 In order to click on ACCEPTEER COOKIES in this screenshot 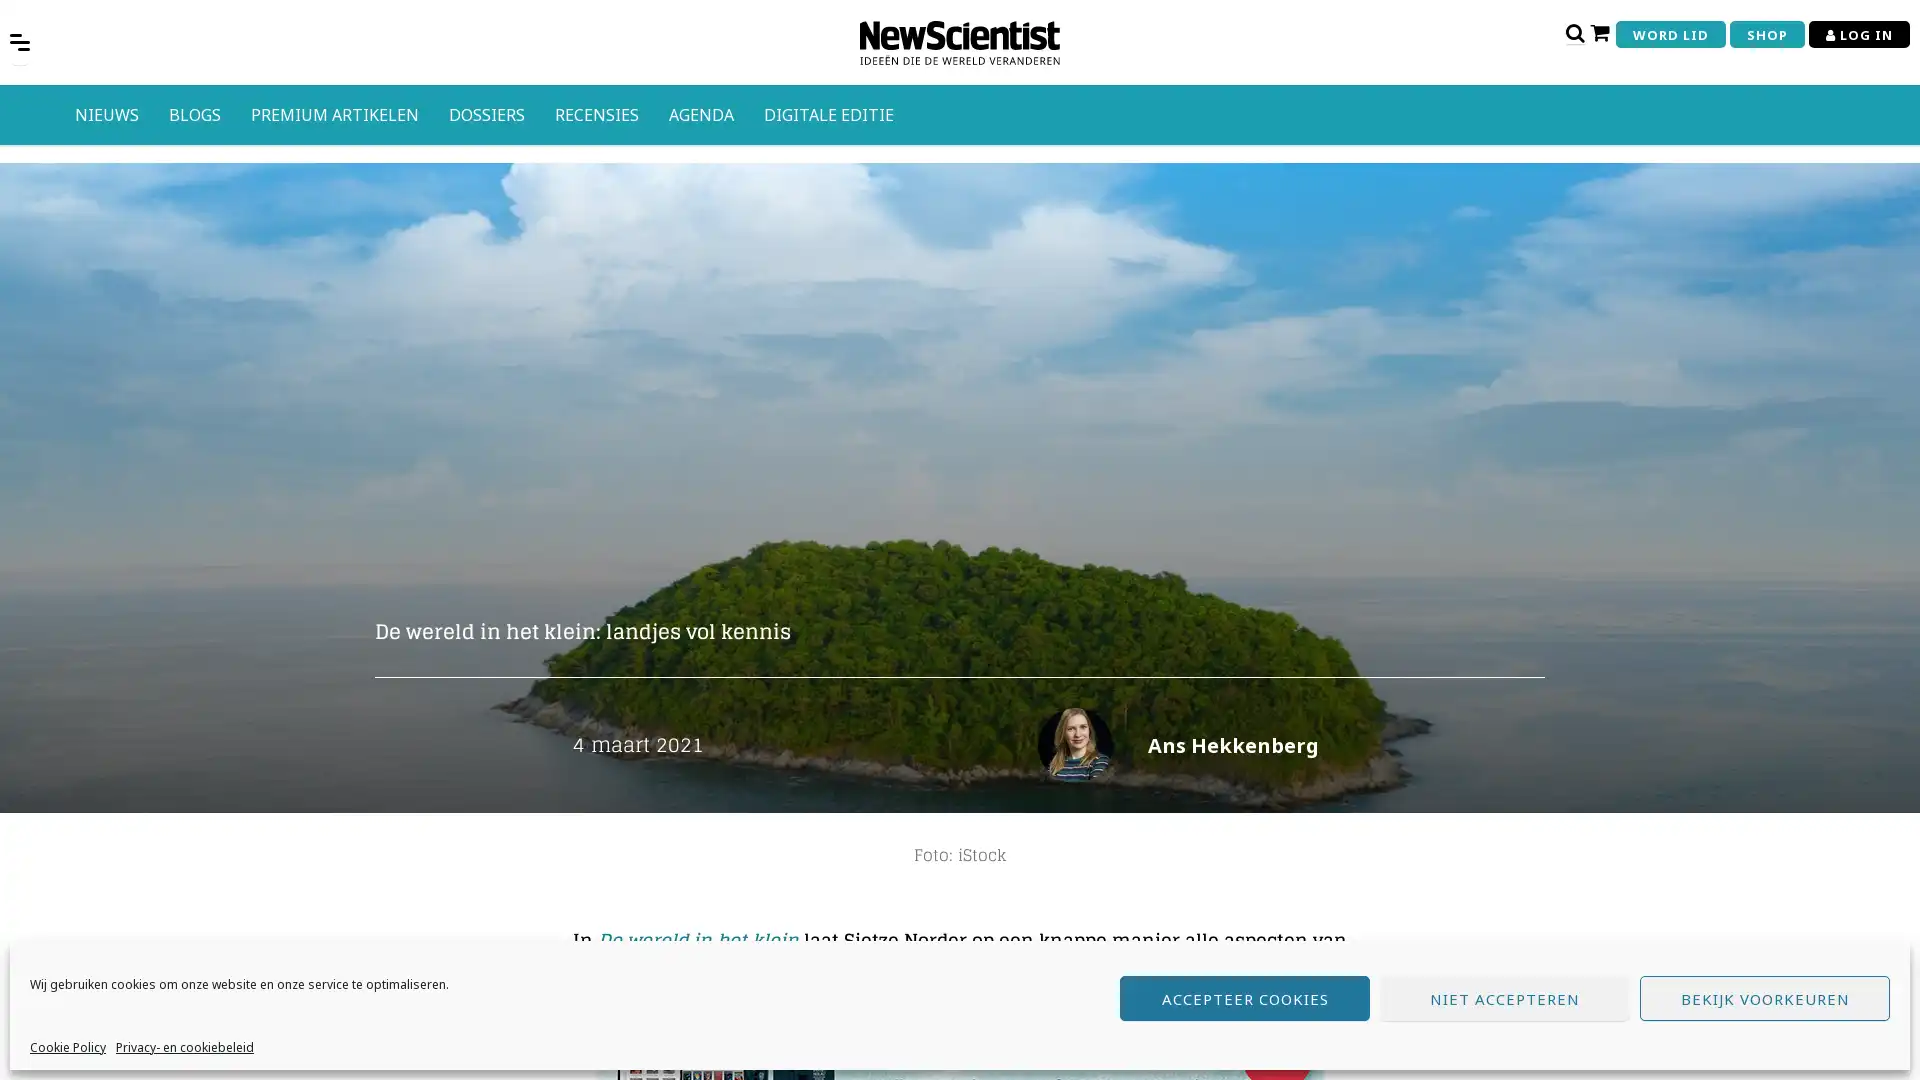, I will do `click(1243, 998)`.